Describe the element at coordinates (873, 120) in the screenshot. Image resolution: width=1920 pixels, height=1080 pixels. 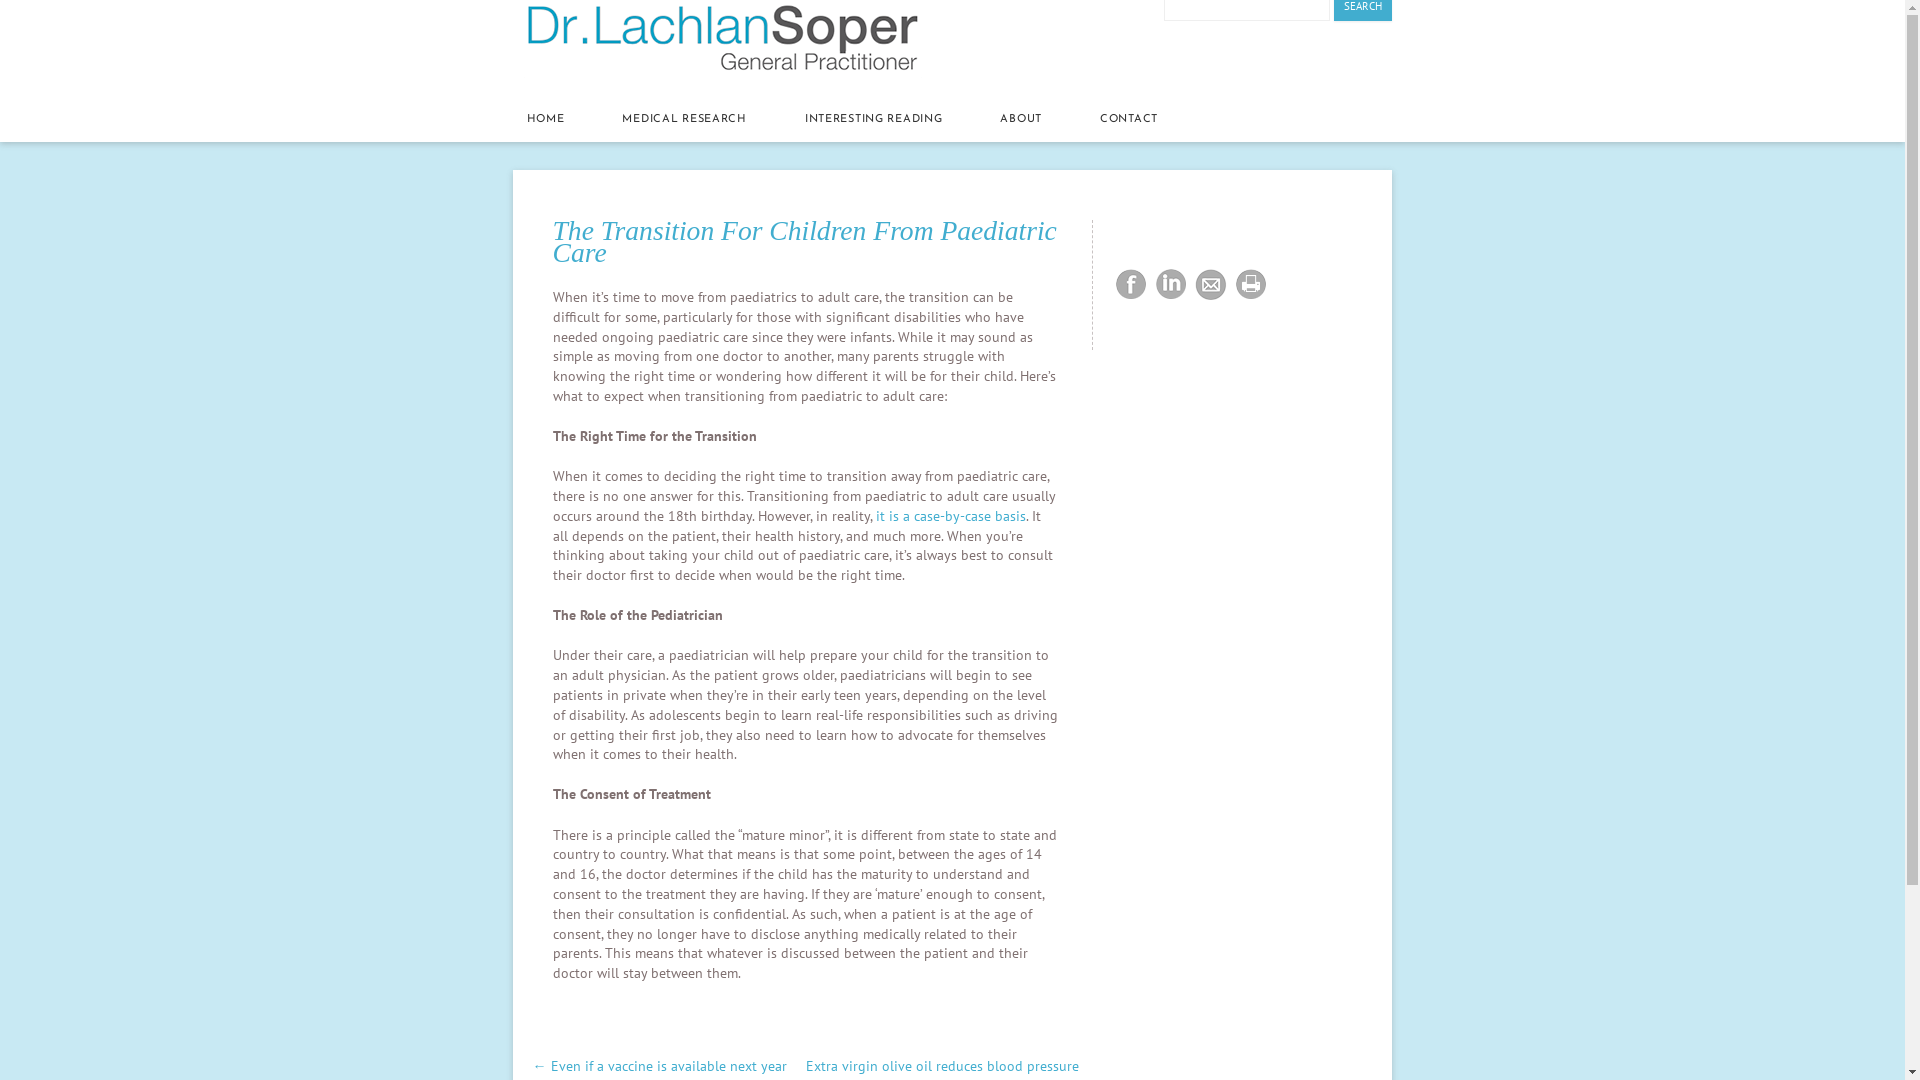
I see `'INTERESTING READING'` at that location.